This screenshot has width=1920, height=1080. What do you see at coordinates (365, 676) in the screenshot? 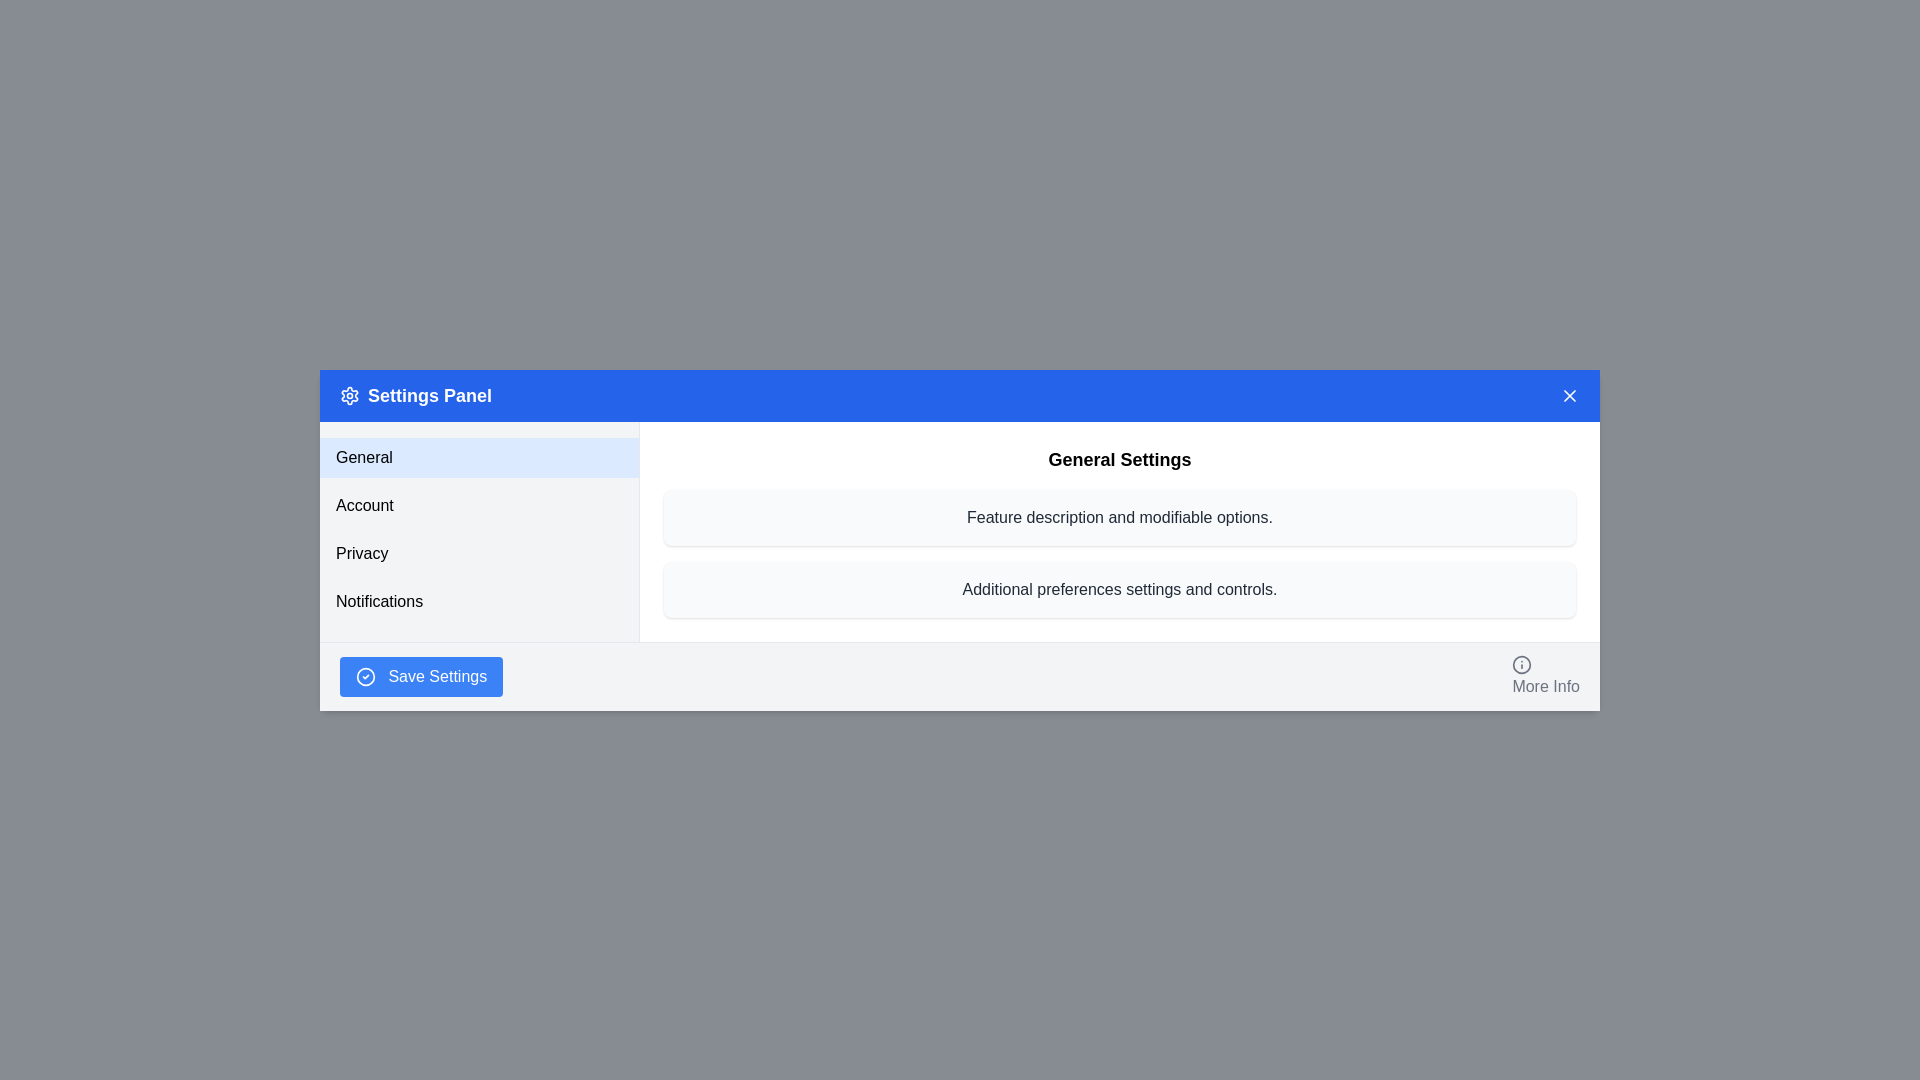
I see `the circular icon with a checkmark inside, which is outlined and has a blue background, located at the left end of the 'Save Settings' button` at bounding box center [365, 676].